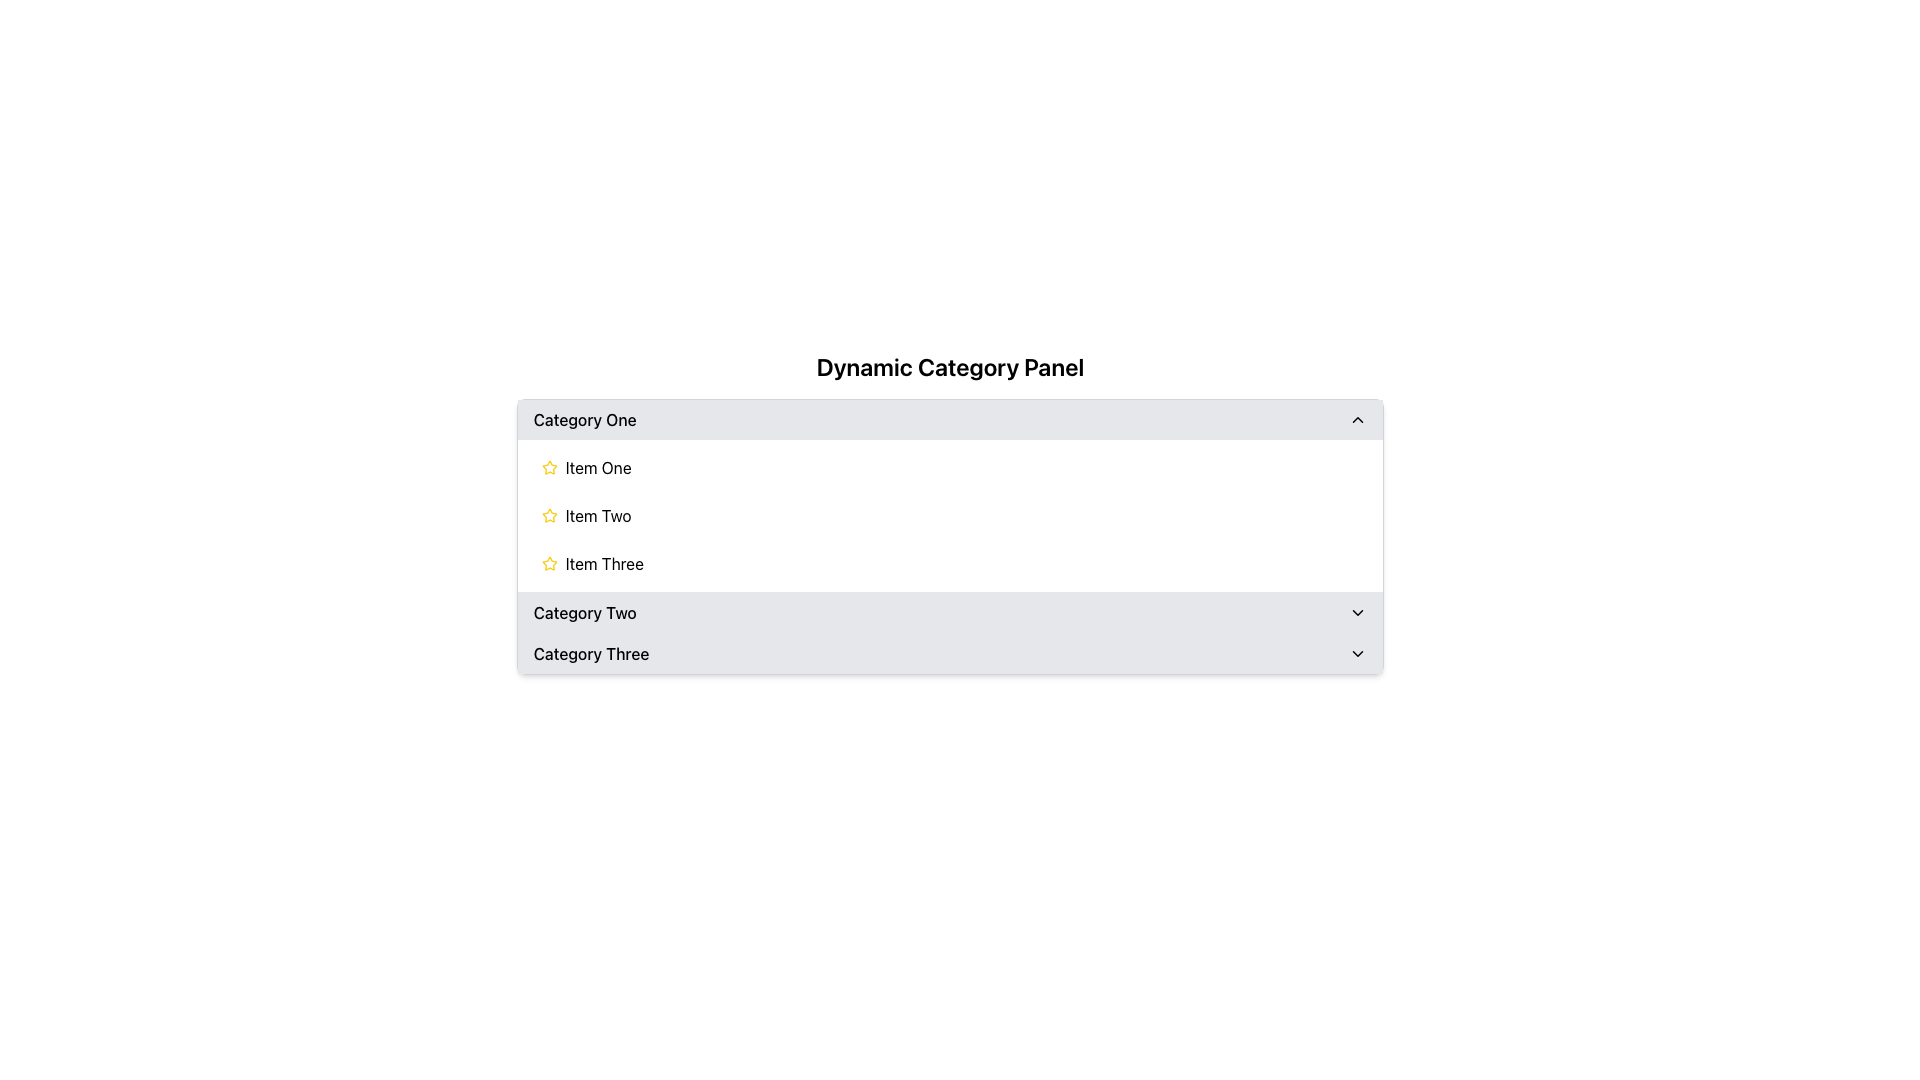  What do you see at coordinates (949, 612) in the screenshot?
I see `the List item with menu toggle labeled 'Category Two'` at bounding box center [949, 612].